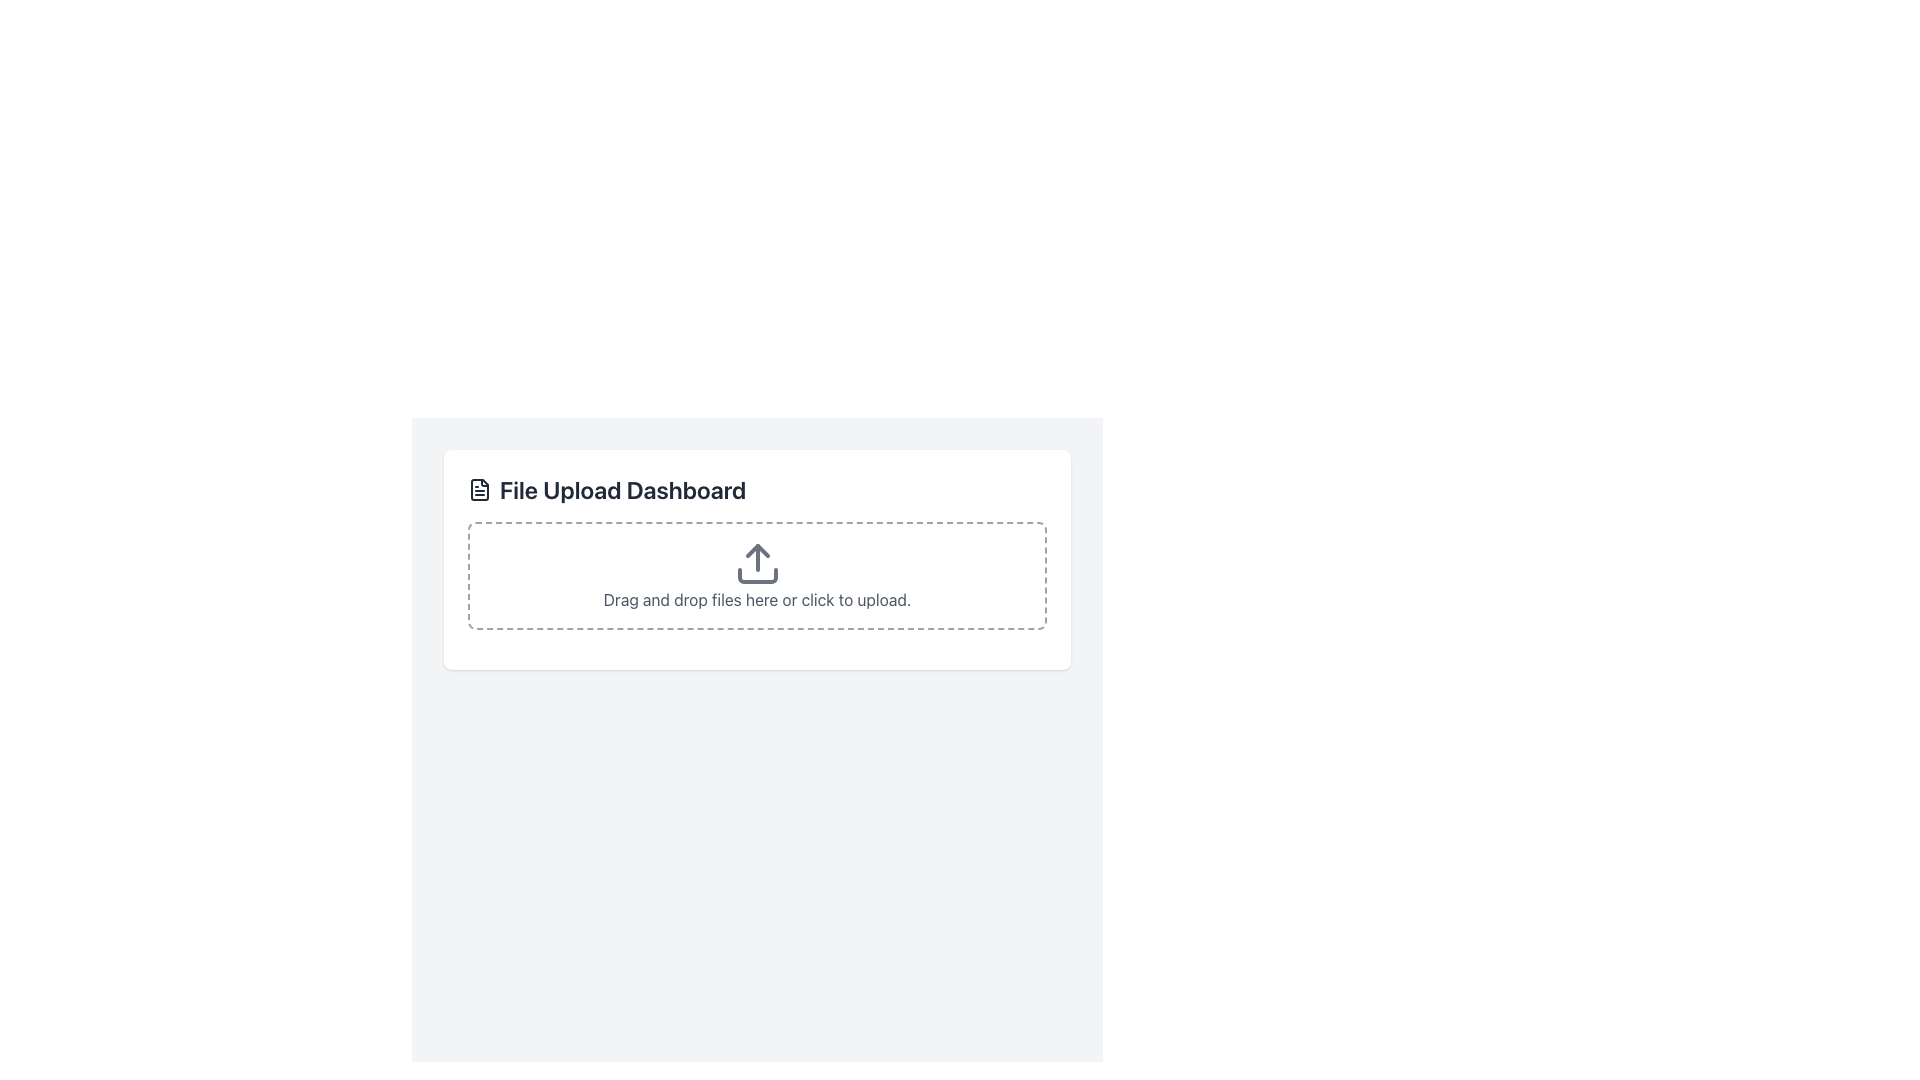  I want to click on the middle component of the upload icon, which visually indicates the upload function in the File Upload Dashboard, so click(756, 551).